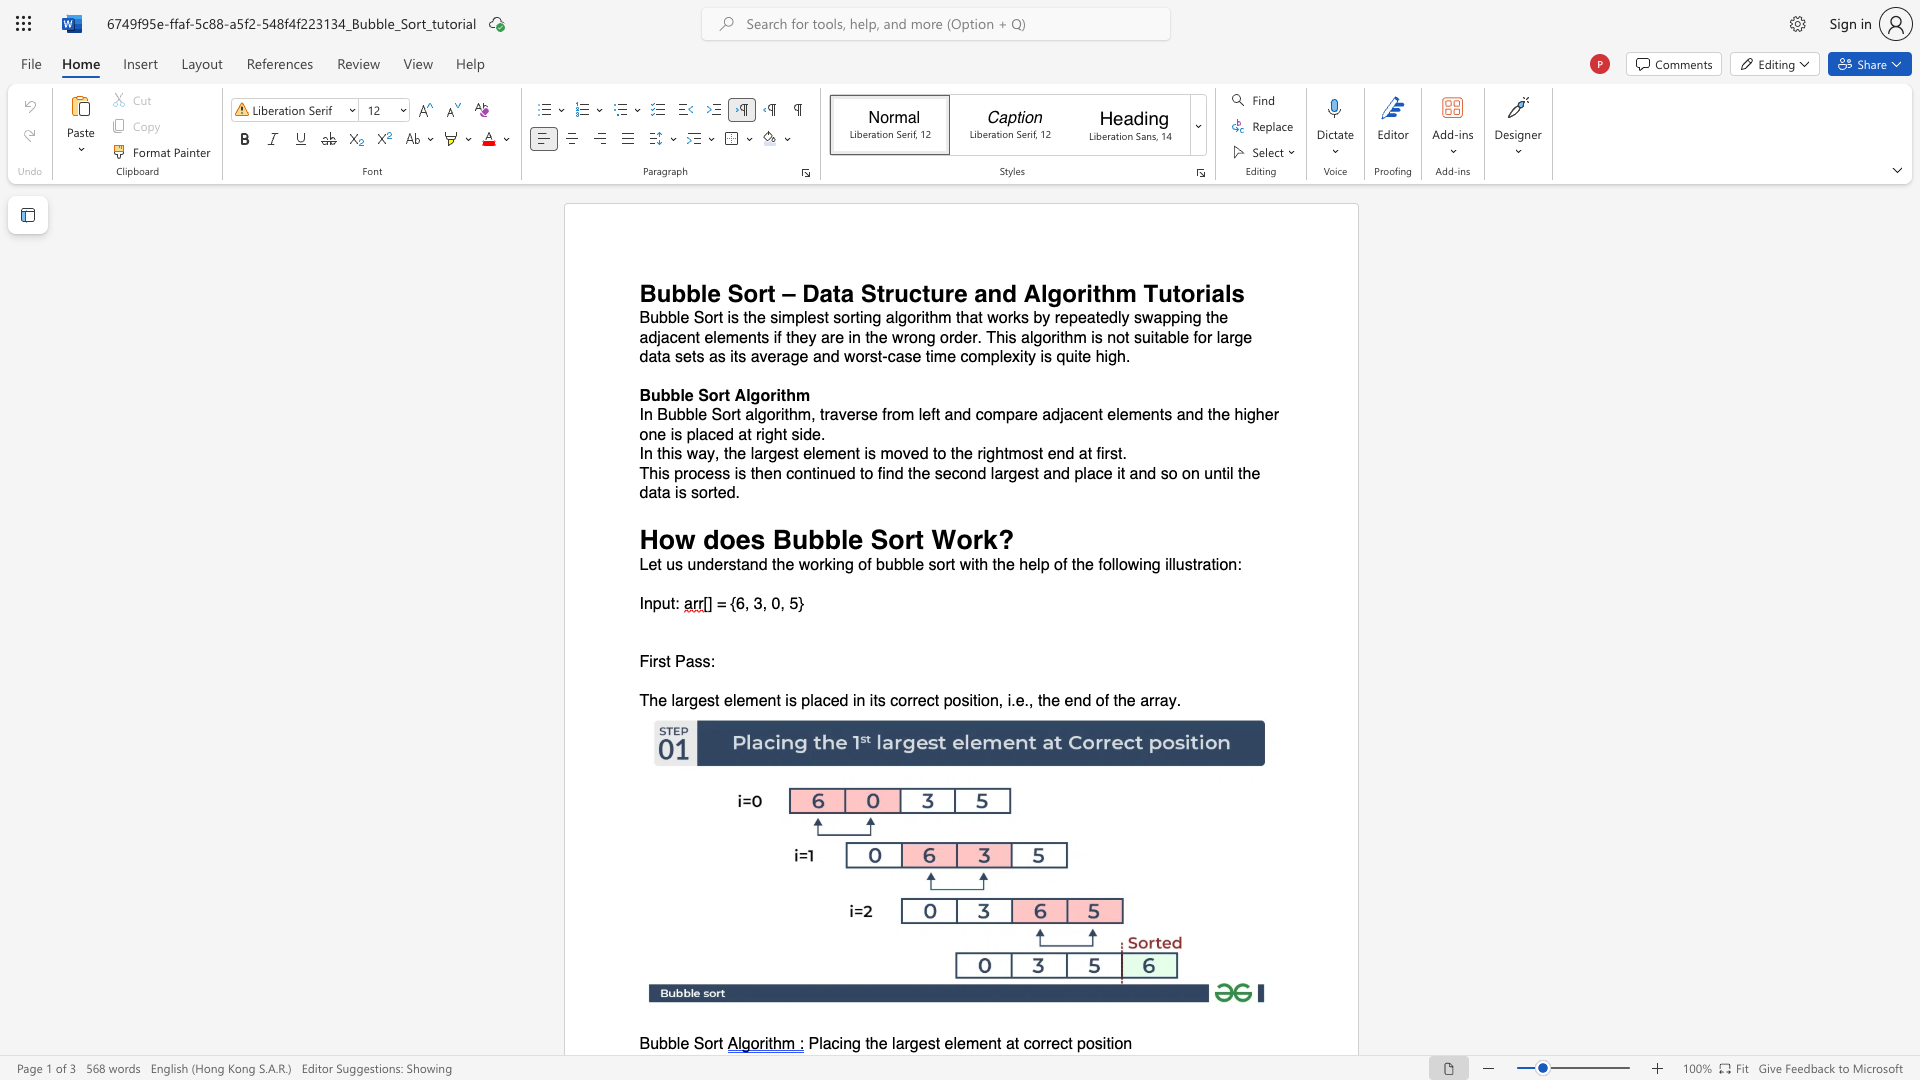  Describe the element at coordinates (1111, 1043) in the screenshot. I see `the 3th character "i" in the text` at that location.